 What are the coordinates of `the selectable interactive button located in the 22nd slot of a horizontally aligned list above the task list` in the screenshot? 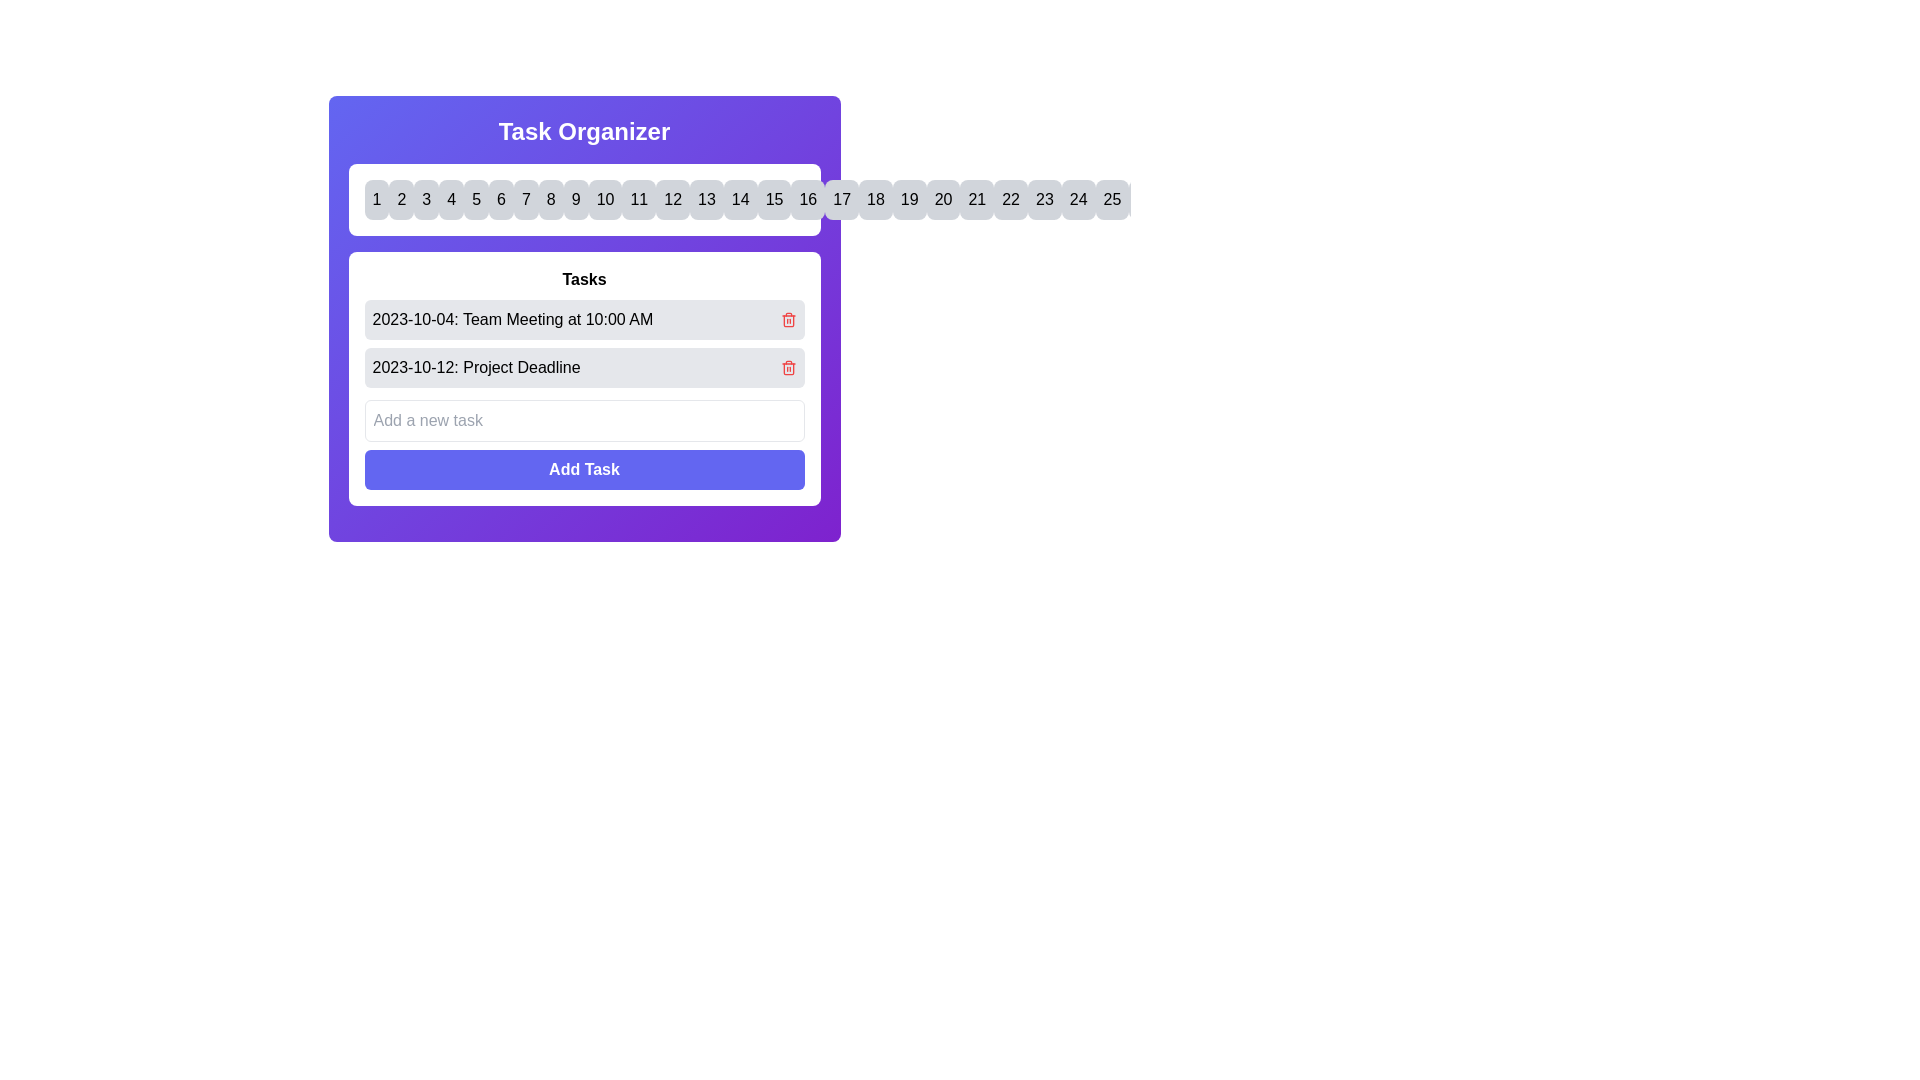 It's located at (1011, 200).